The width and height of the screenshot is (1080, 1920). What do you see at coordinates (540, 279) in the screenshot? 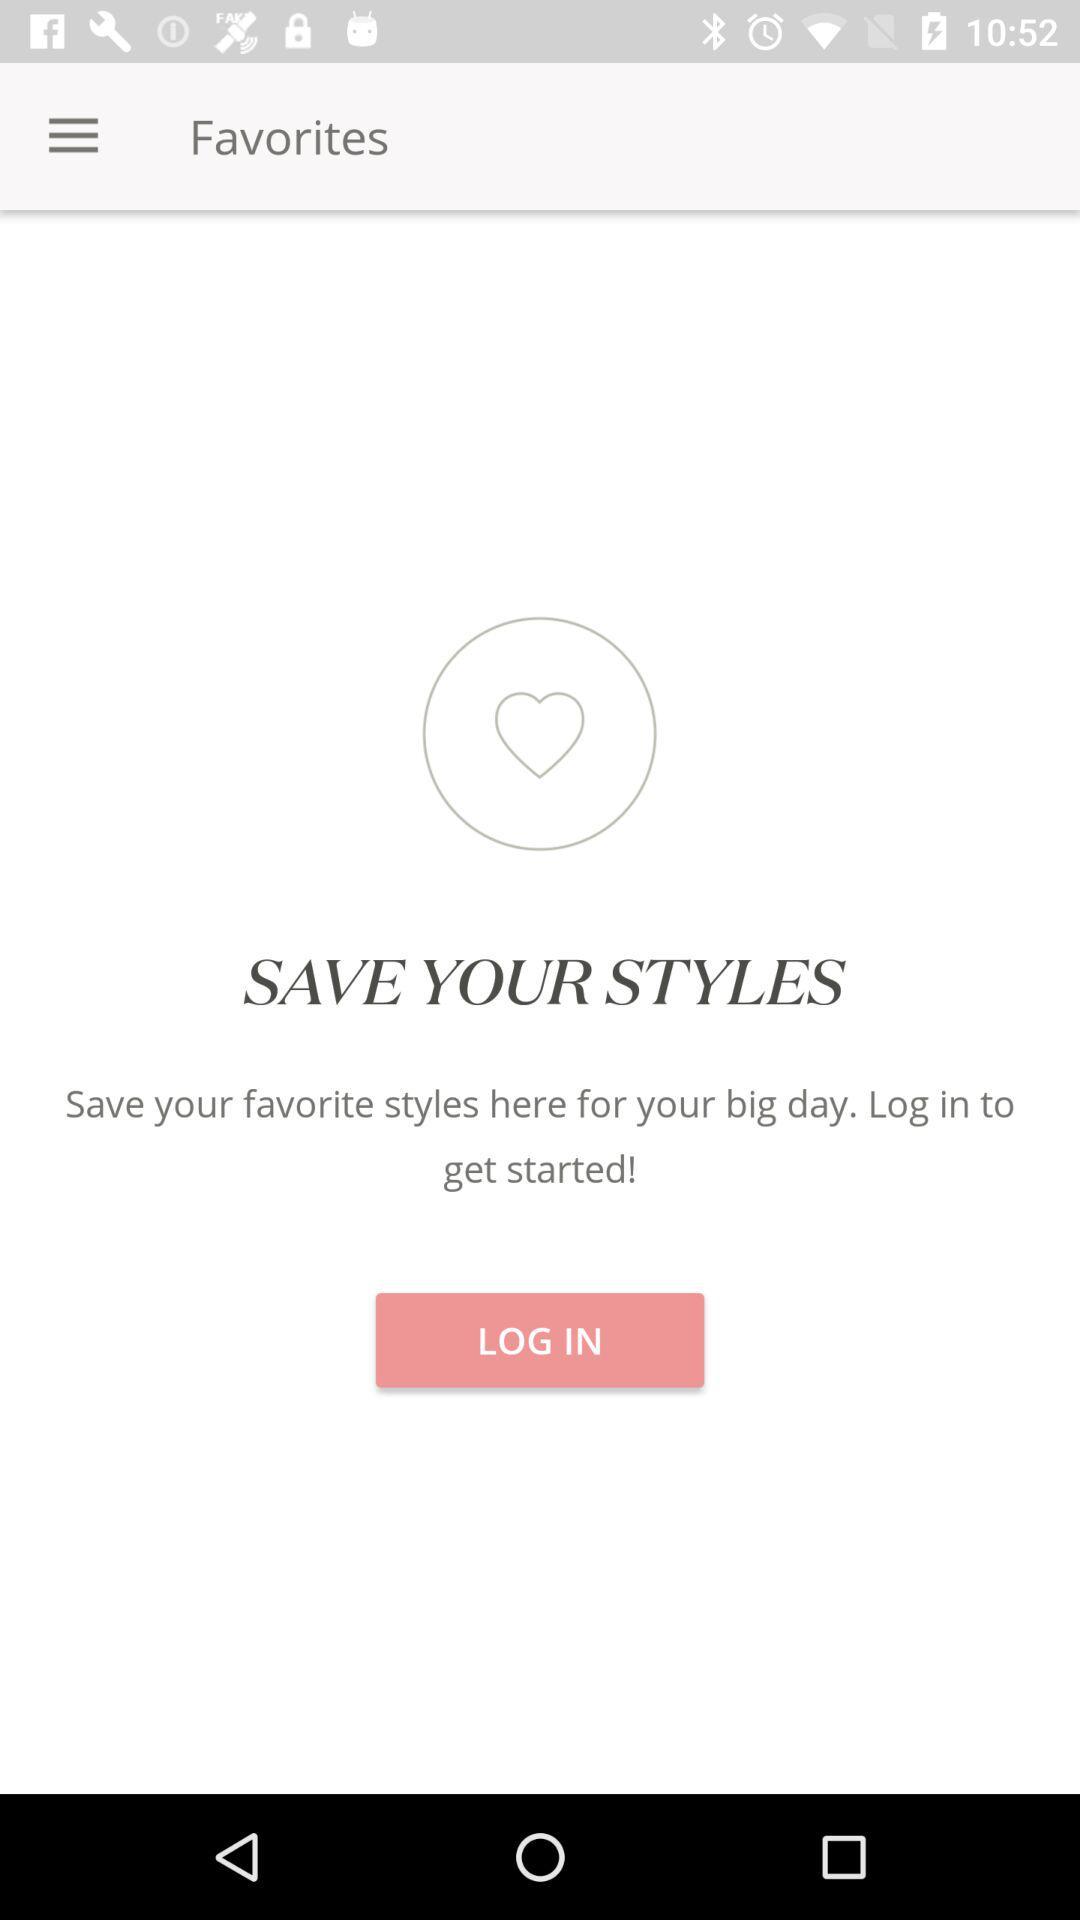
I see `the icon to the right of the categories` at bounding box center [540, 279].